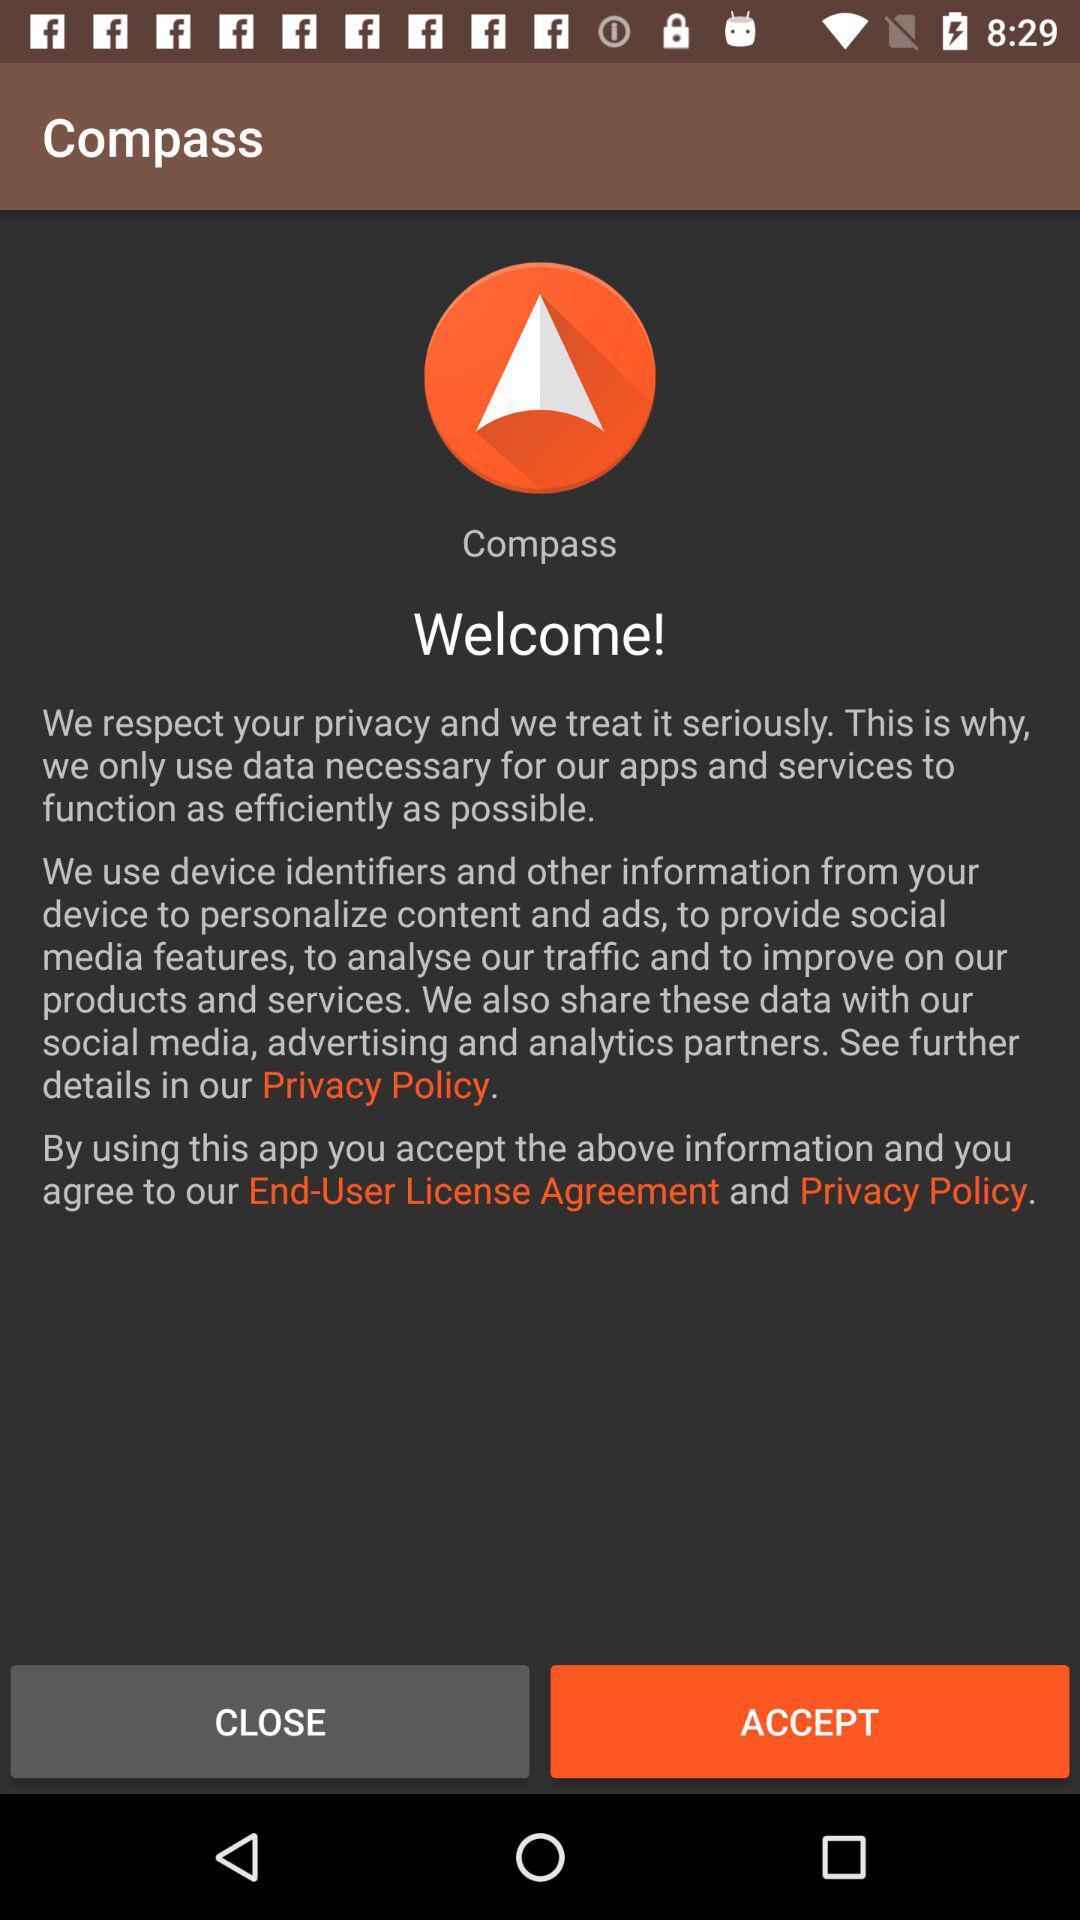 Image resolution: width=1080 pixels, height=1920 pixels. Describe the element at coordinates (270, 1720) in the screenshot. I see `icon below the by using this item` at that location.